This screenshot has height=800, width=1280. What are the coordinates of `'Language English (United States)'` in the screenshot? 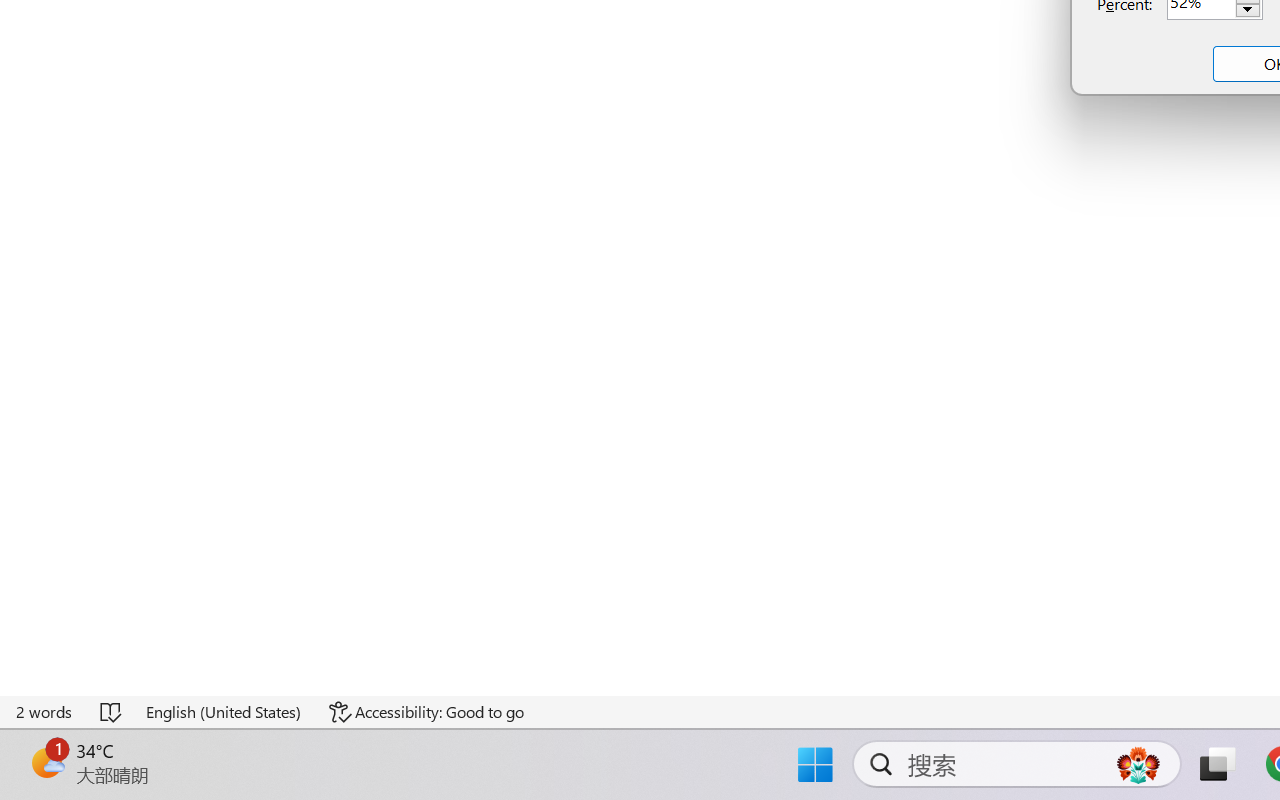 It's located at (224, 711).